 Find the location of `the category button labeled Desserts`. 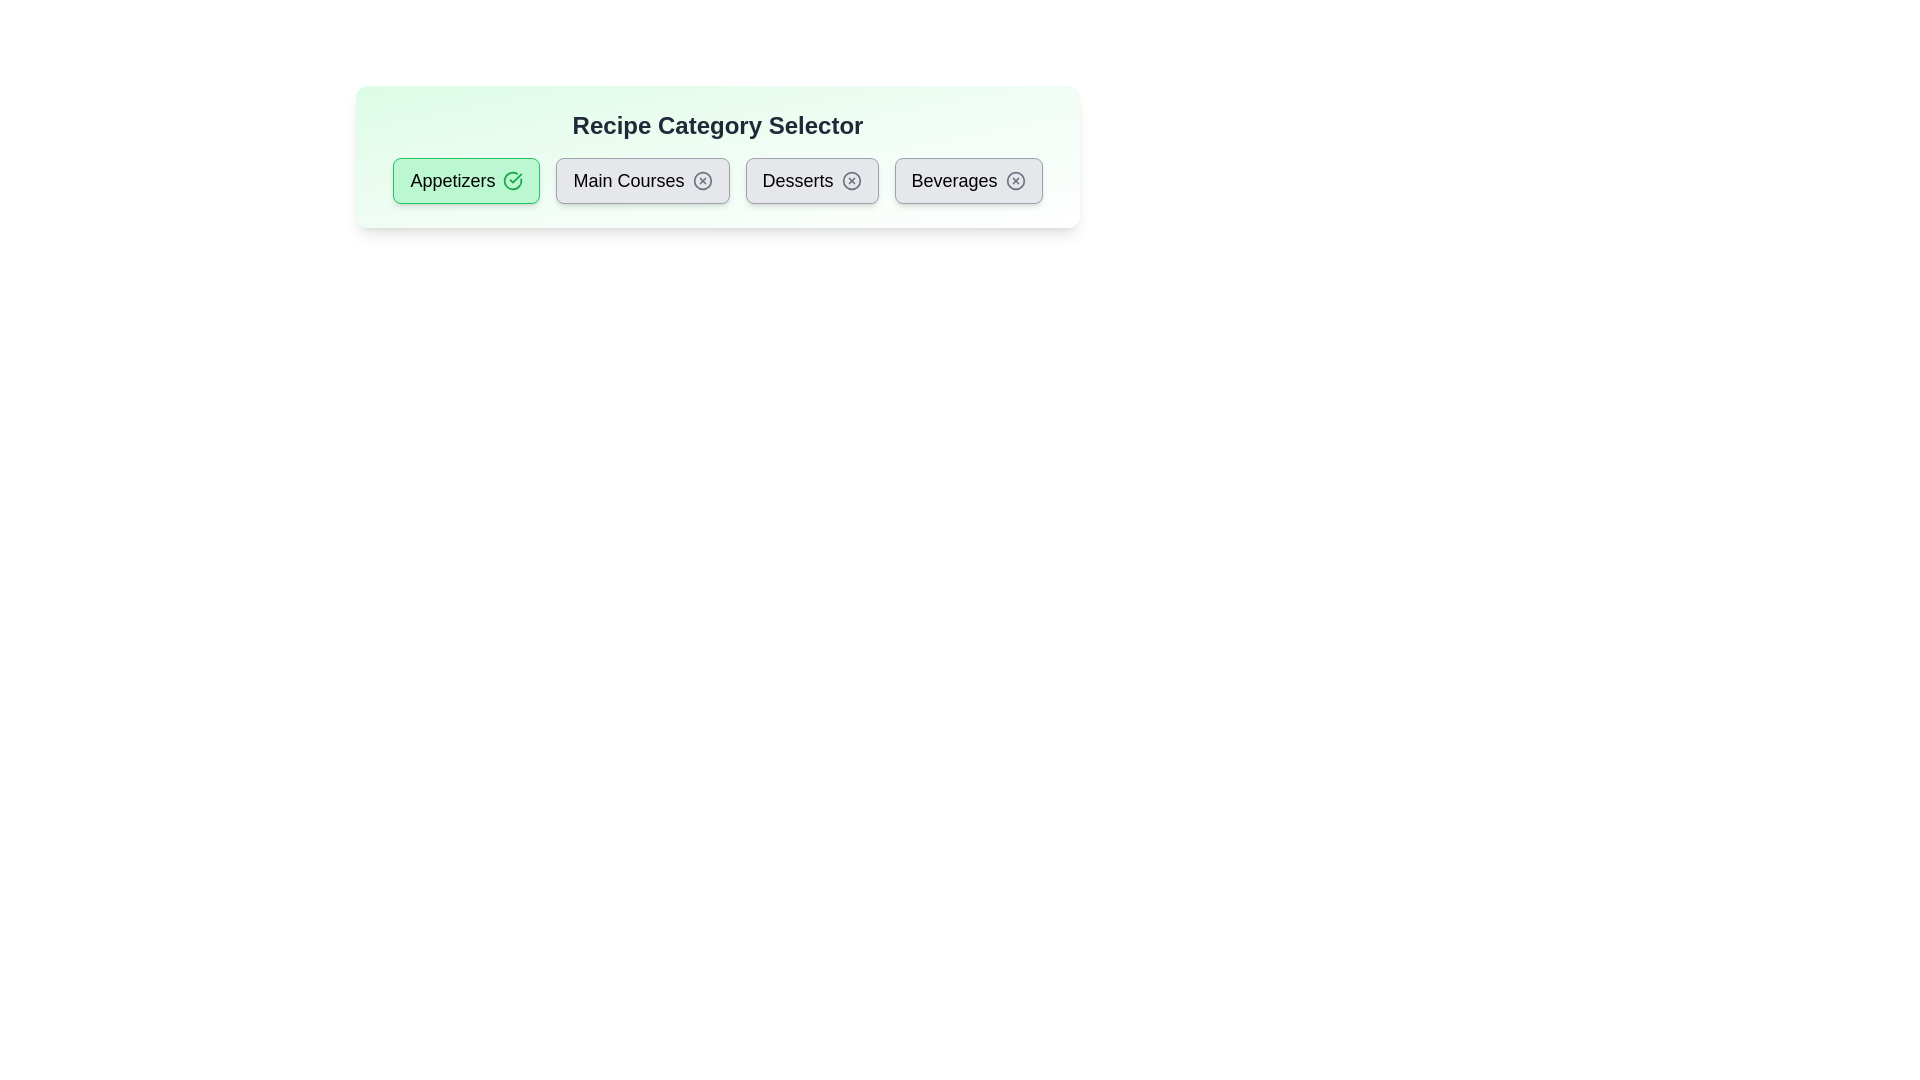

the category button labeled Desserts is located at coordinates (811, 181).